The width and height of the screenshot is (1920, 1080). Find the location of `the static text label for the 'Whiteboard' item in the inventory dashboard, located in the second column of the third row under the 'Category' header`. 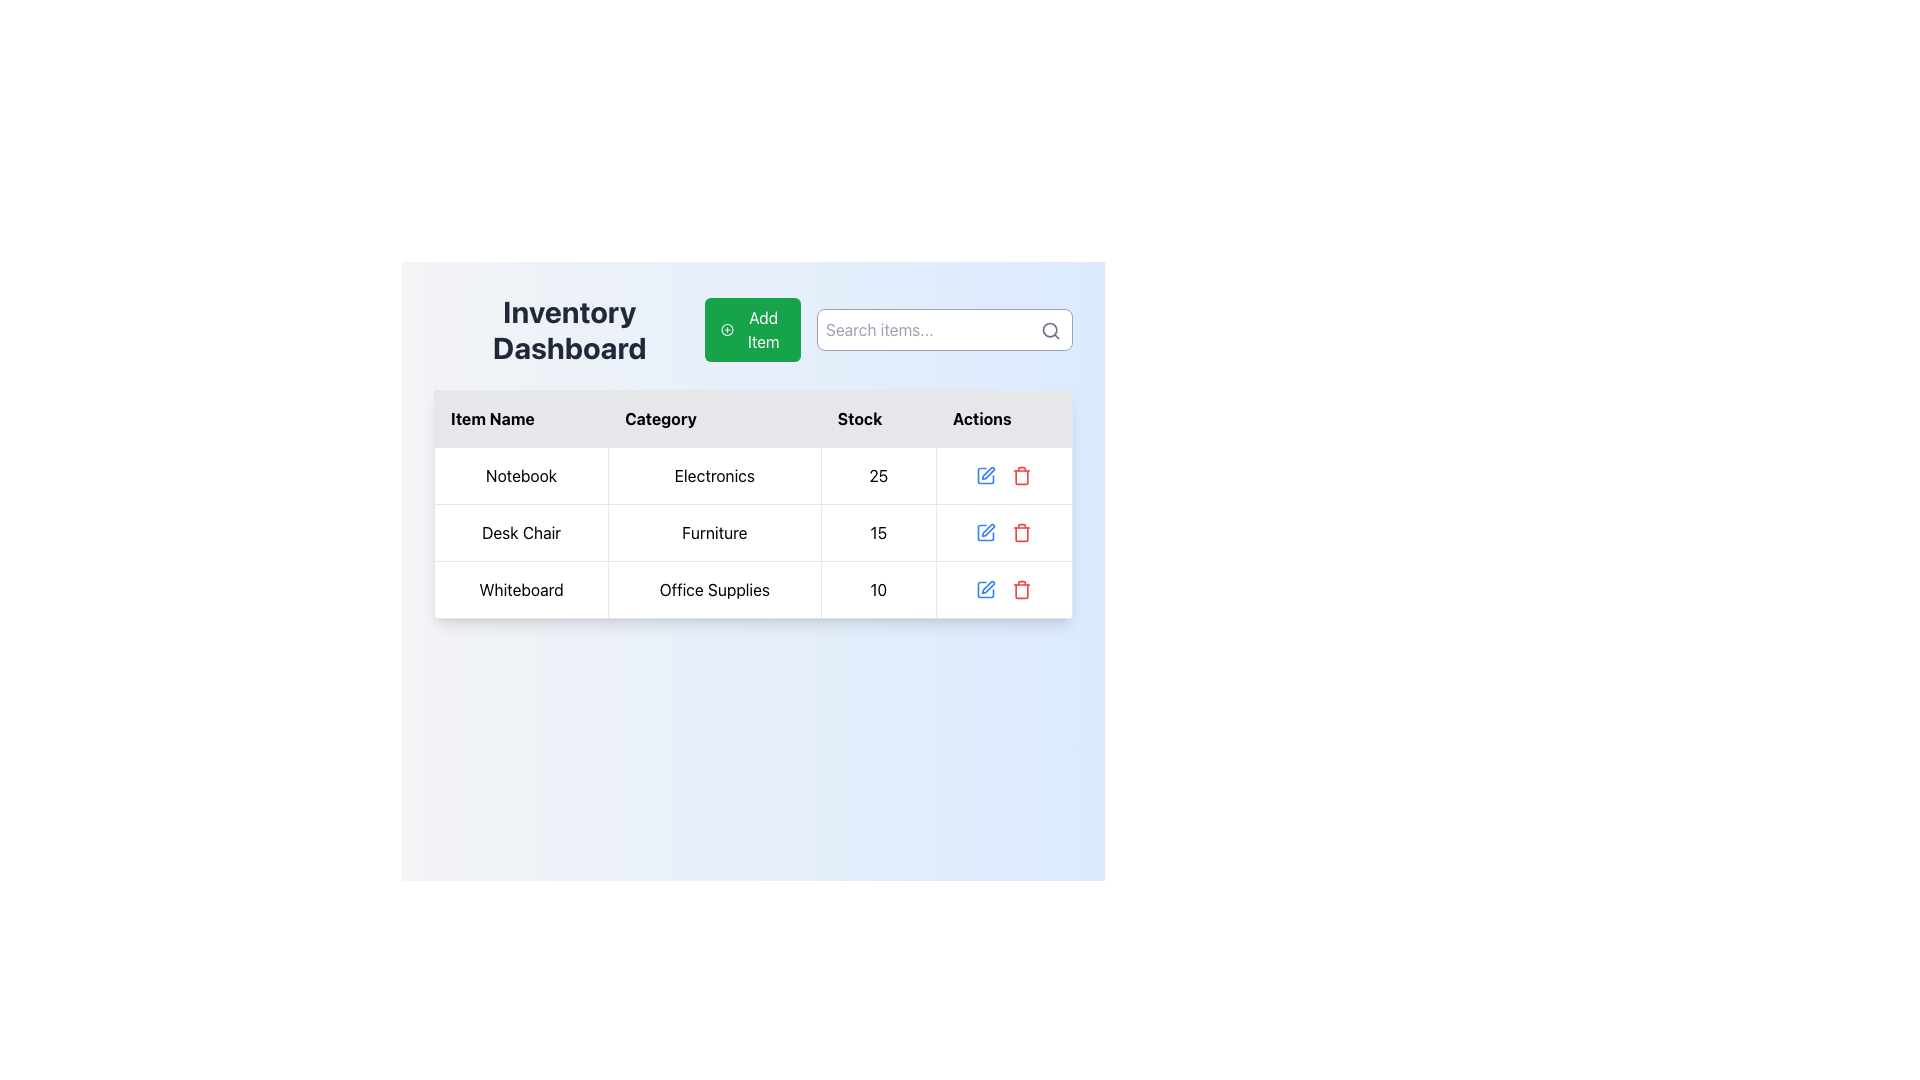

the static text label for the 'Whiteboard' item in the inventory dashboard, located in the second column of the third row under the 'Category' header is located at coordinates (714, 589).